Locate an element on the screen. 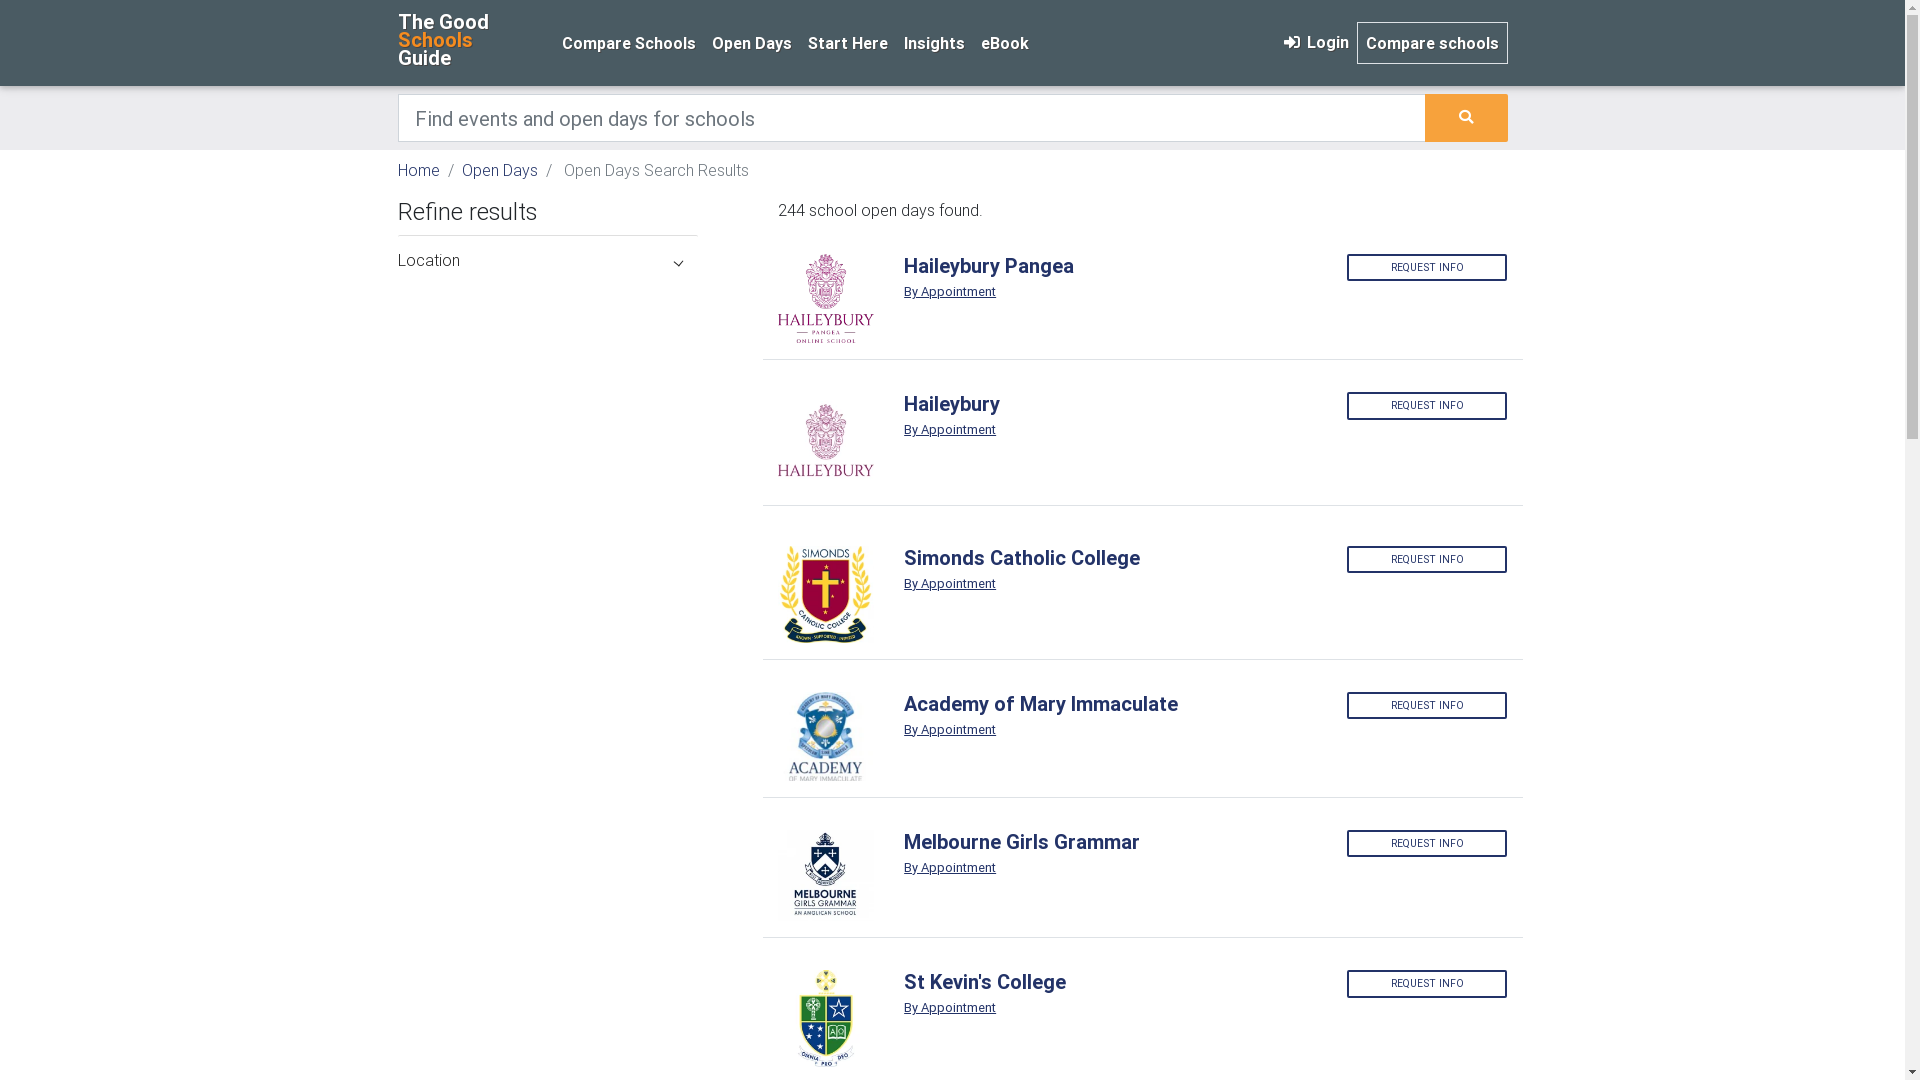 This screenshot has width=1920, height=1080. 'By Appointment' is located at coordinates (999, 291).